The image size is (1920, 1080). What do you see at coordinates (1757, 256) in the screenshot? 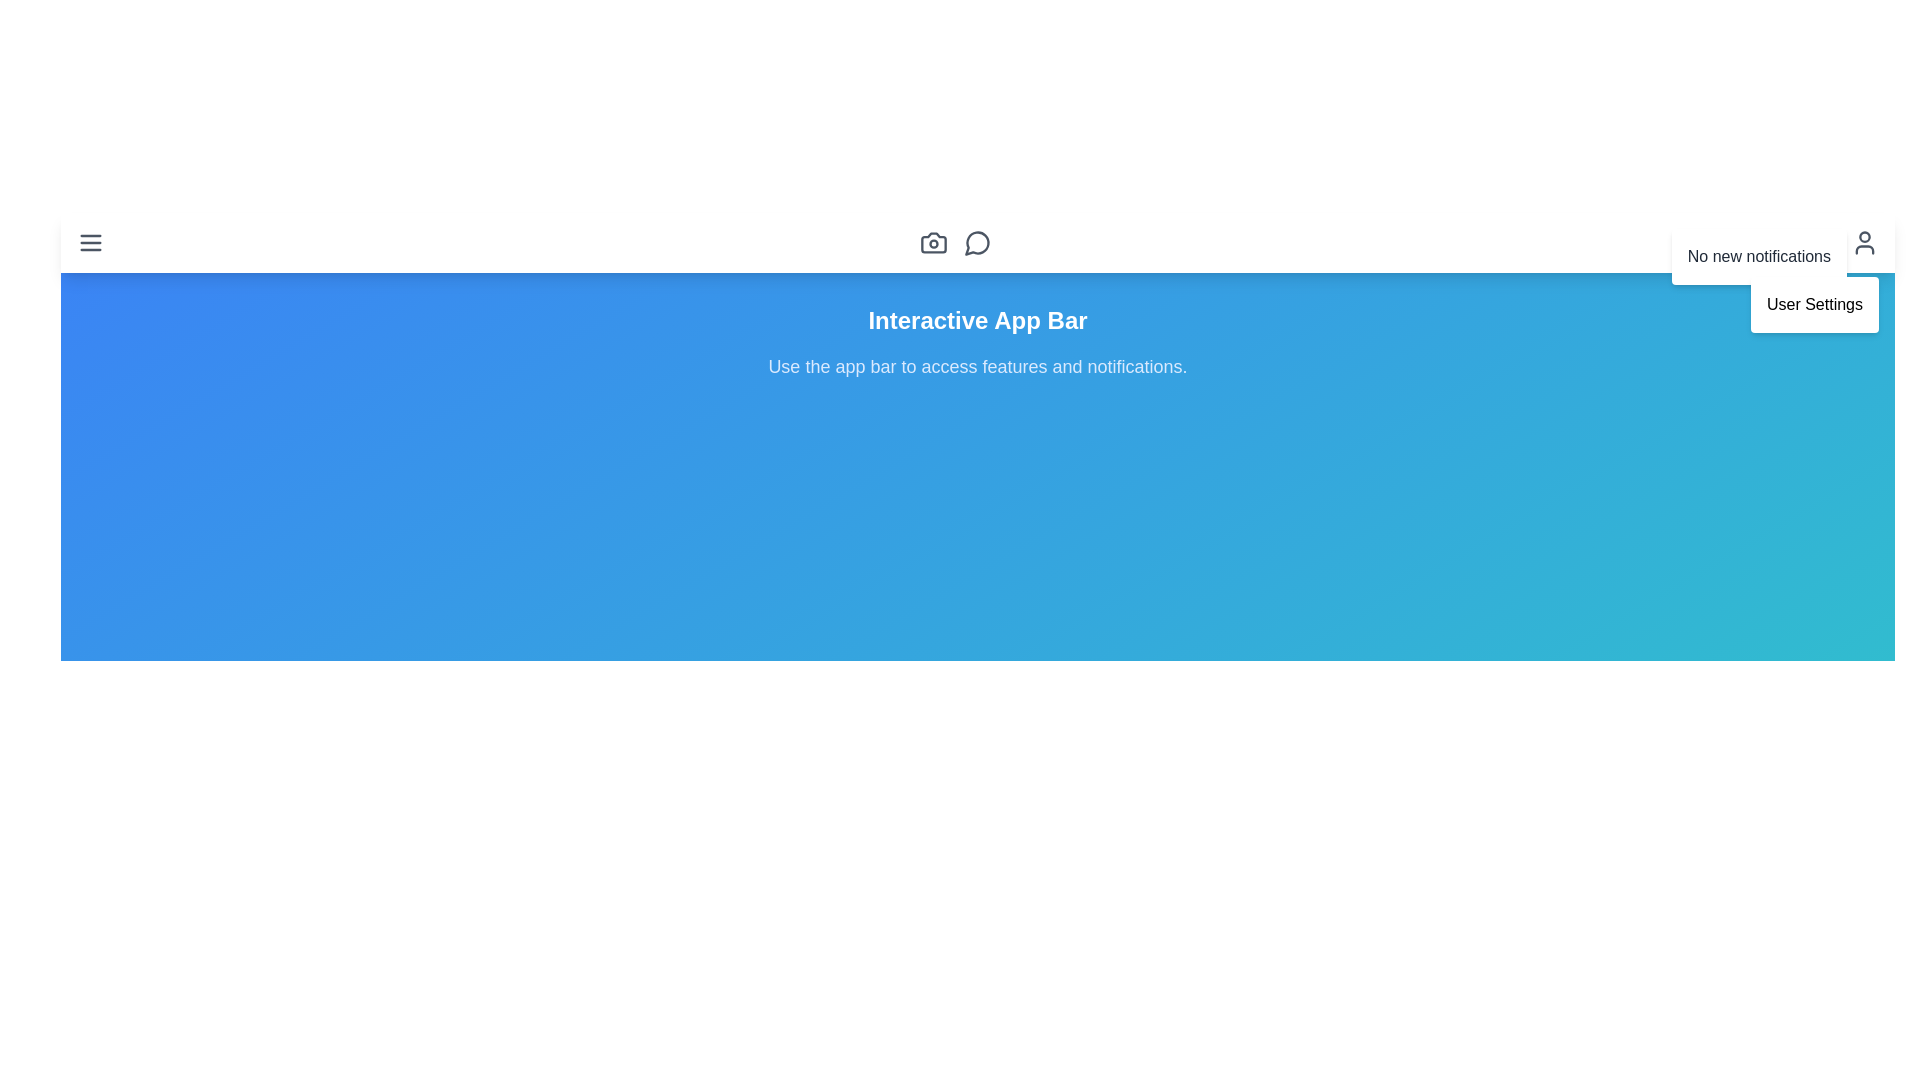
I see `the 'No new notifications' message` at bounding box center [1757, 256].